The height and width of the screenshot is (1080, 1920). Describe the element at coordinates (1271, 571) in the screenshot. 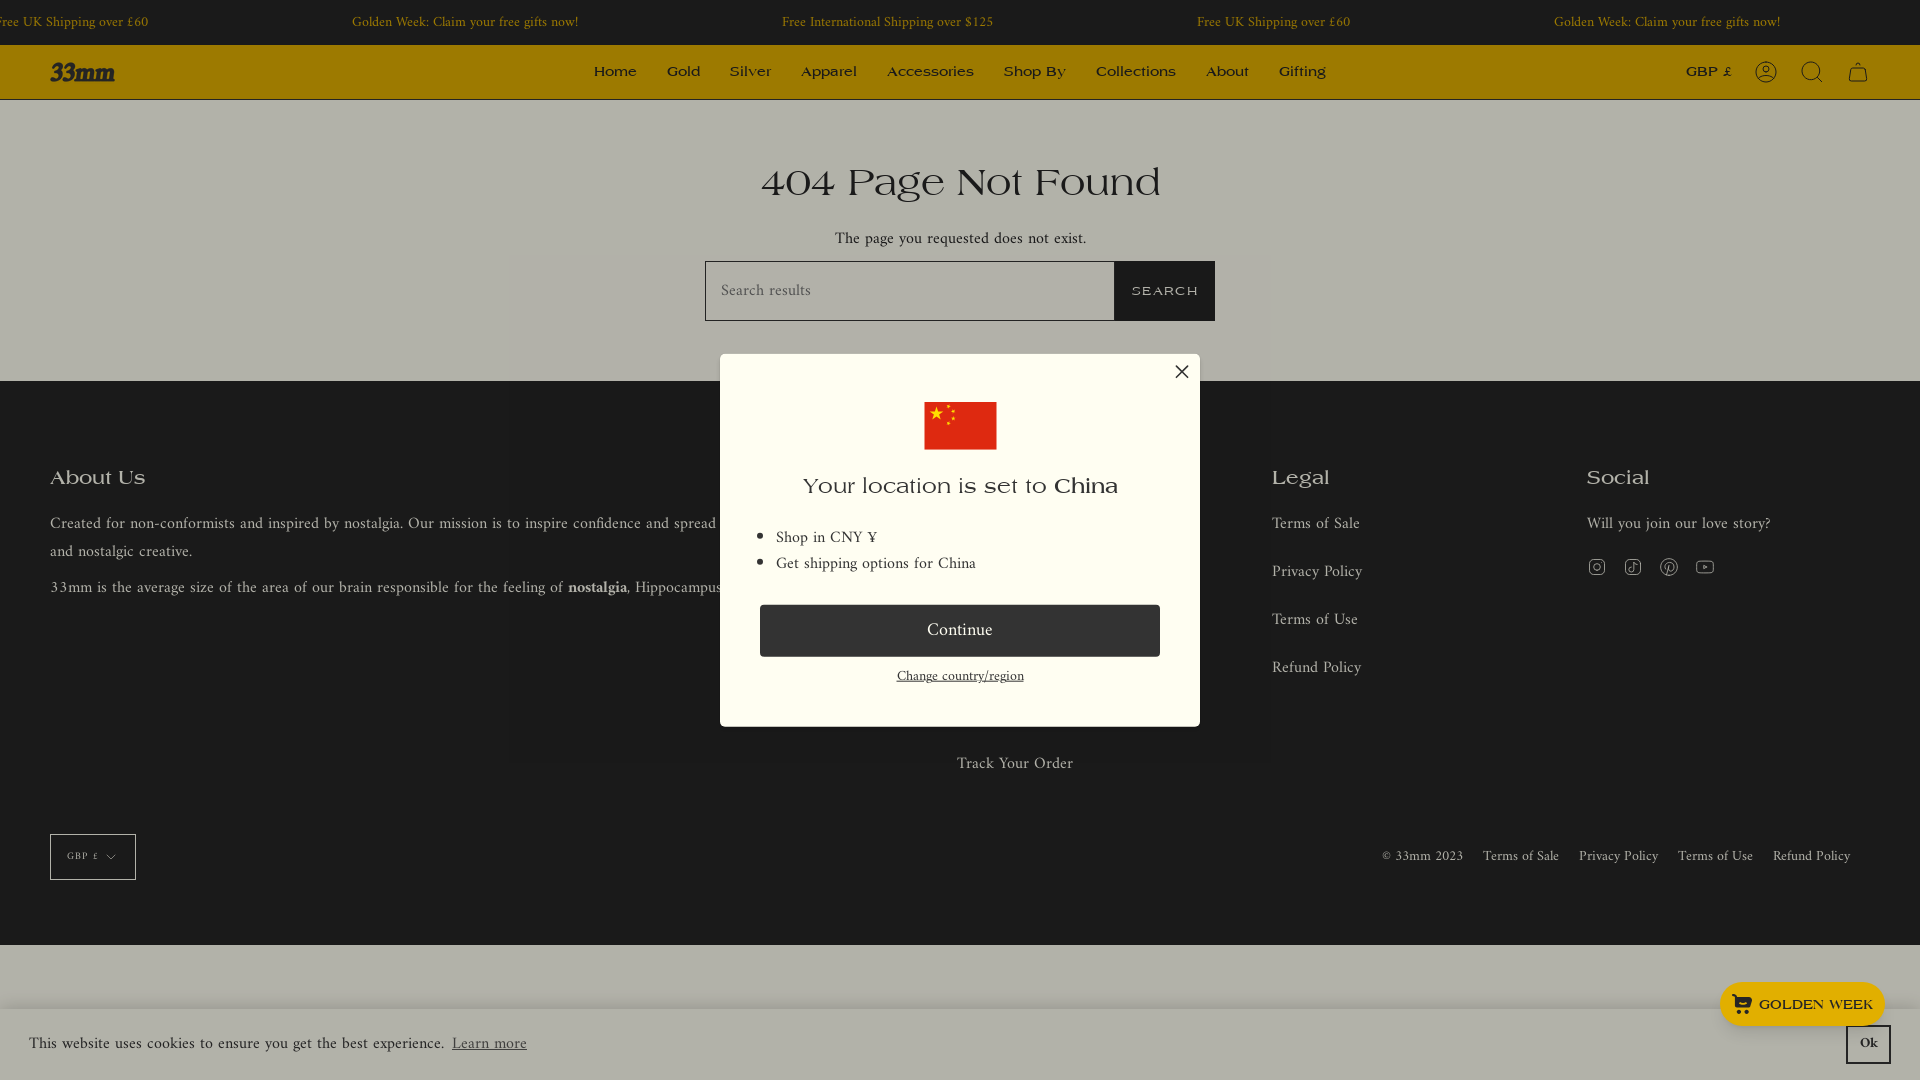

I see `'Privacy Policy'` at that location.